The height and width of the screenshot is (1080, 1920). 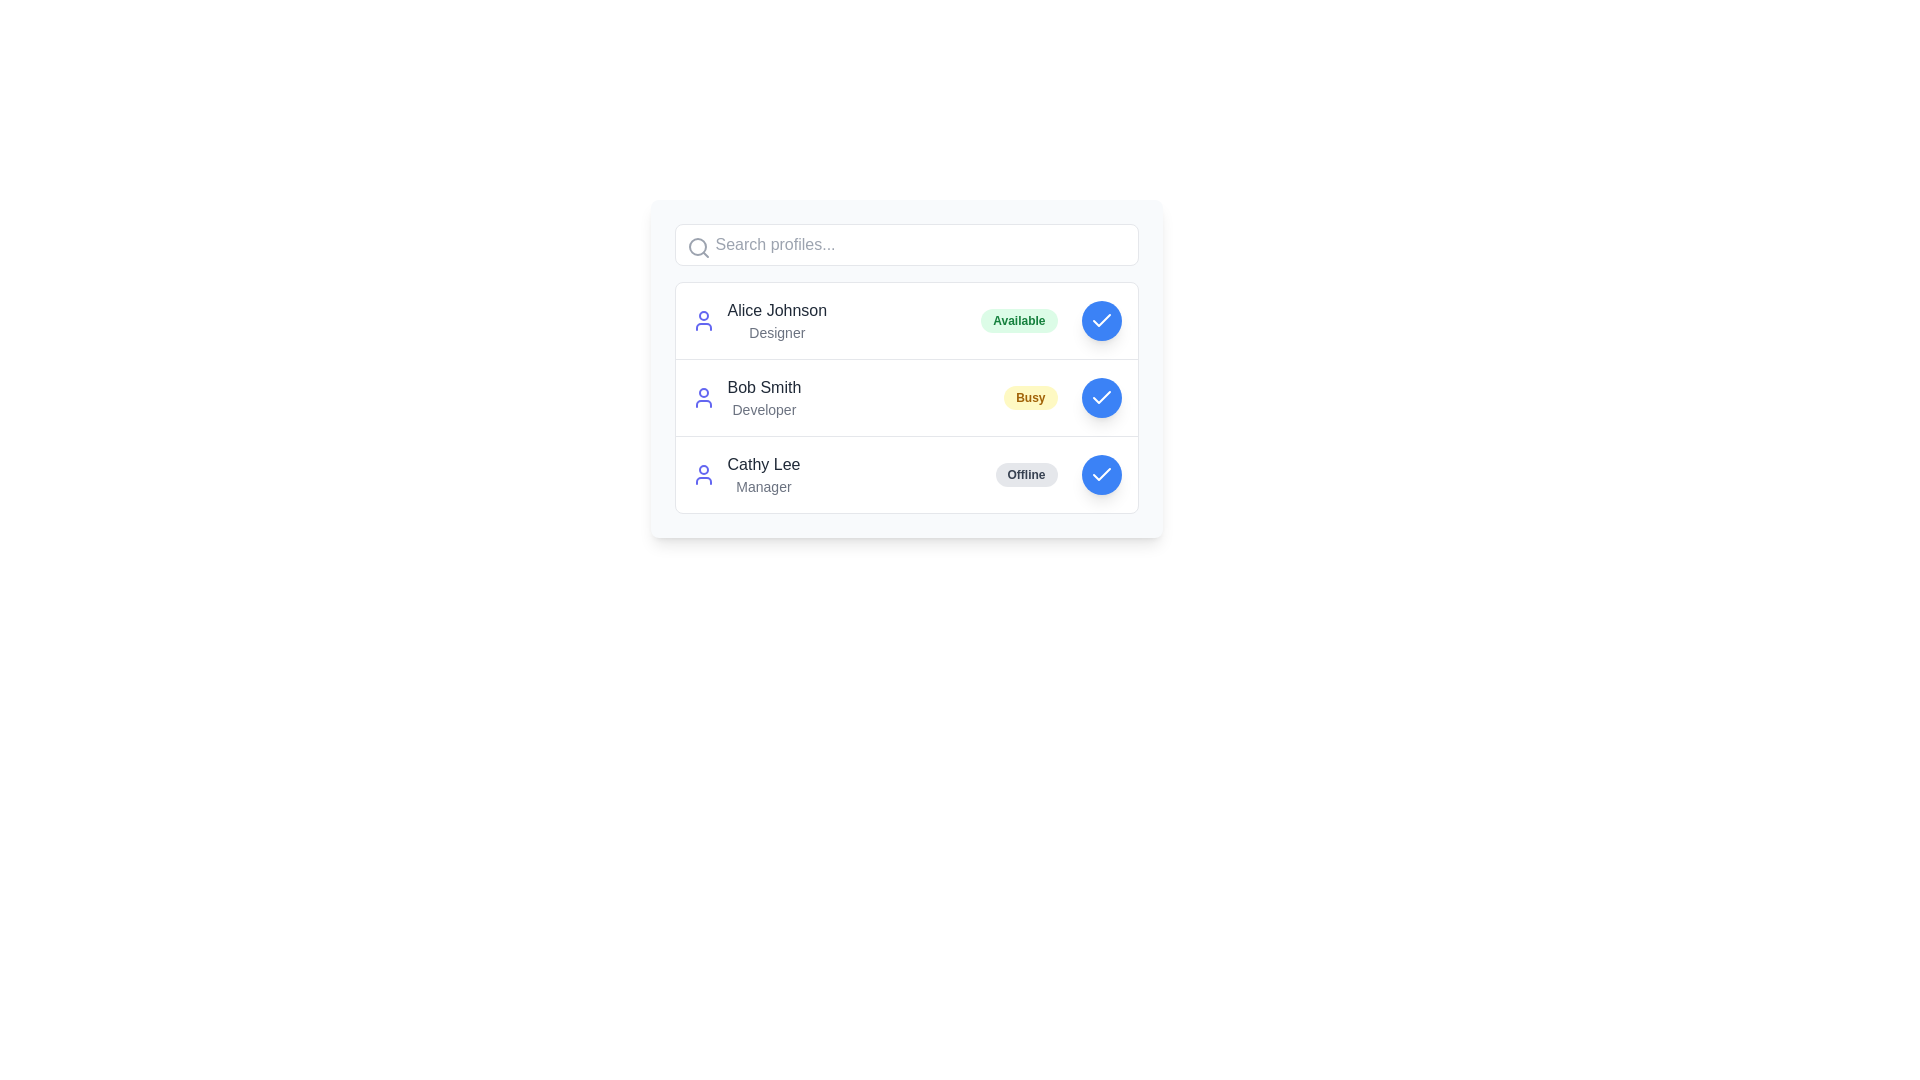 I want to click on the user profile icon for Cathy Lee, which is the first element on the left inside the entry row containing her information, so click(x=703, y=474).